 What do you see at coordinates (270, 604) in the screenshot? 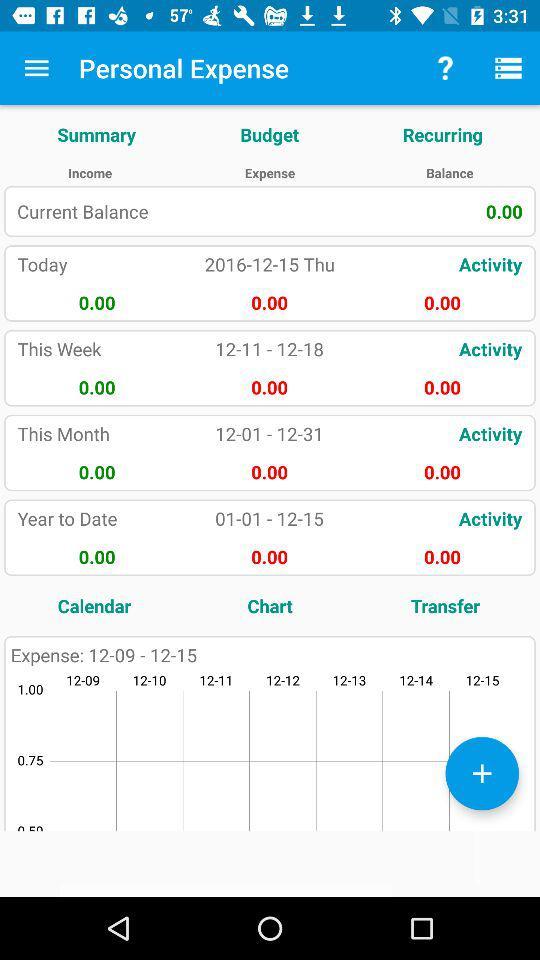
I see `chart icon` at bounding box center [270, 604].